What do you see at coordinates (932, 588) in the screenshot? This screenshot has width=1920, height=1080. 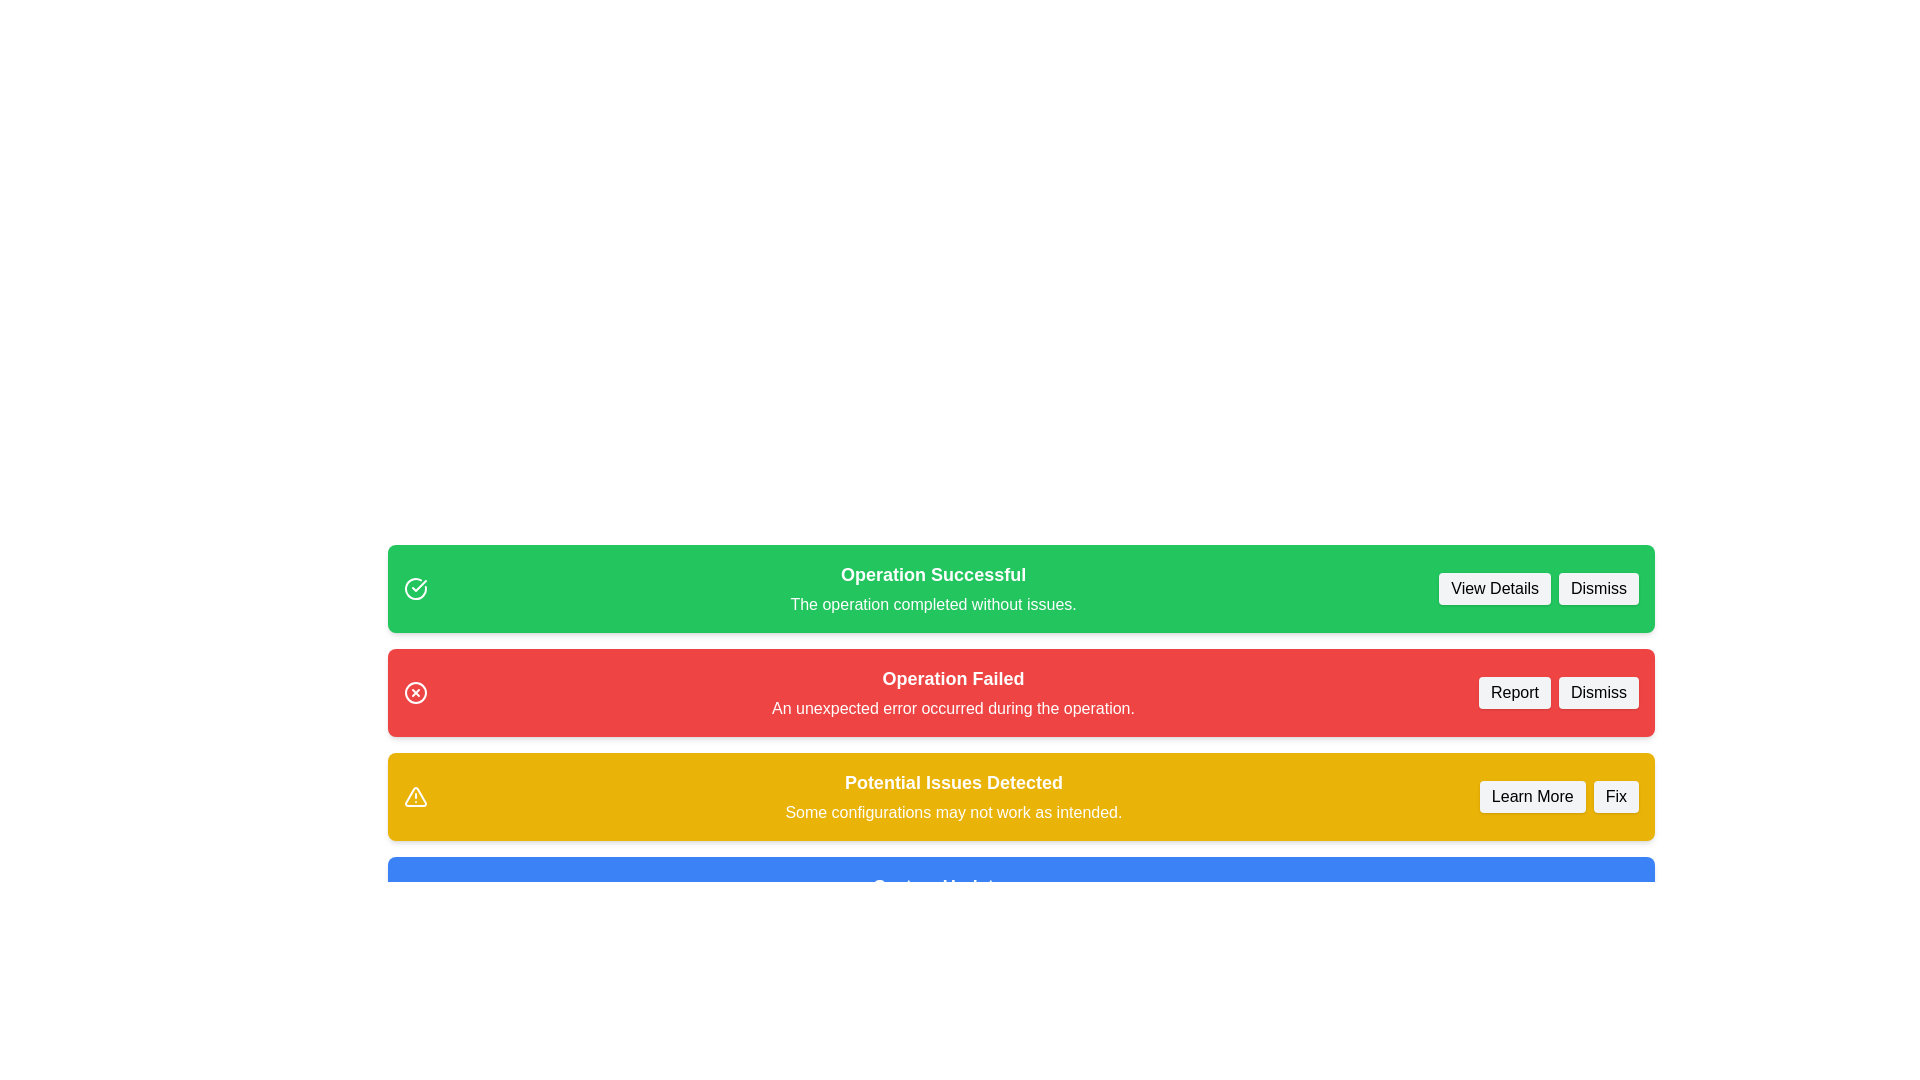 I see `the confirmation message in the green alert box located at the top of the stacked alerts` at bounding box center [932, 588].